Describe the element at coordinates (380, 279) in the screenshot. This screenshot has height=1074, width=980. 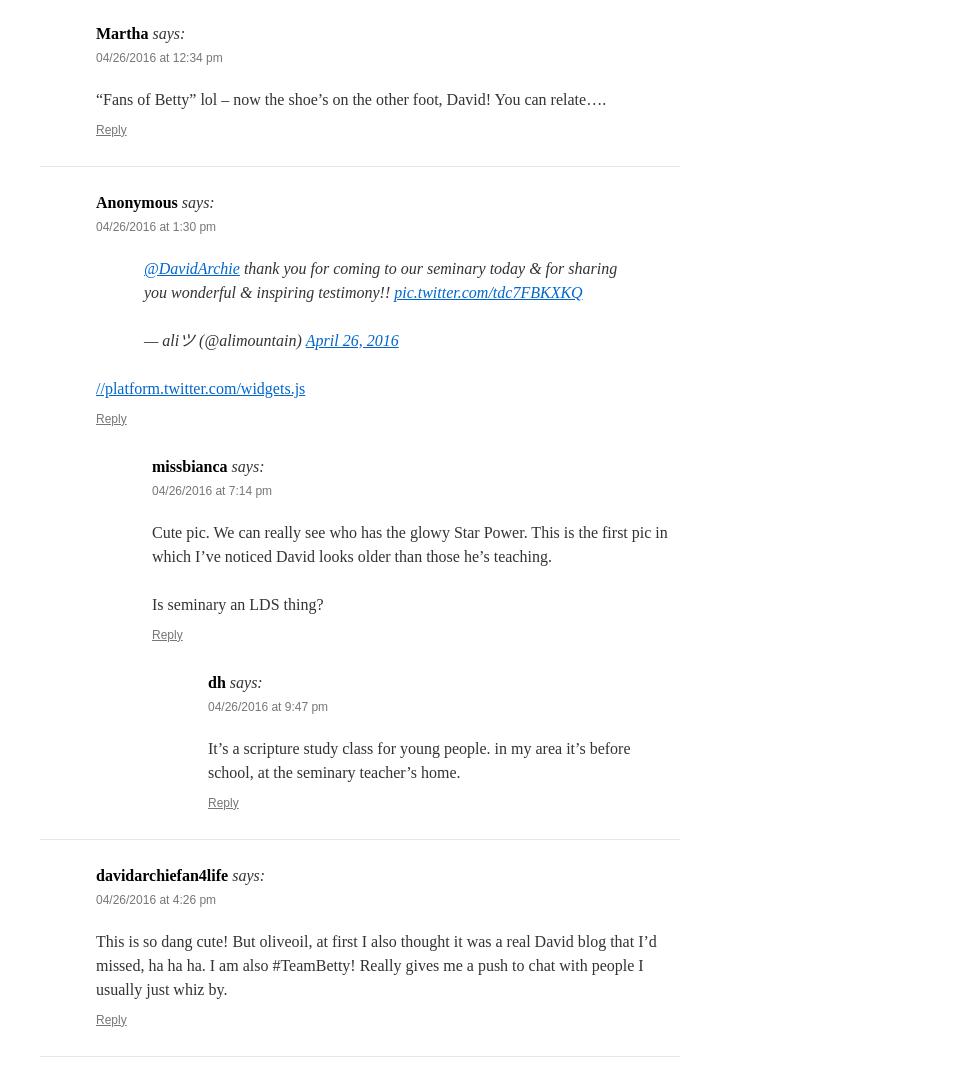
I see `'thank you for coming to our seminary today & for sharing you wonderful & inspiring testimony!!'` at that location.